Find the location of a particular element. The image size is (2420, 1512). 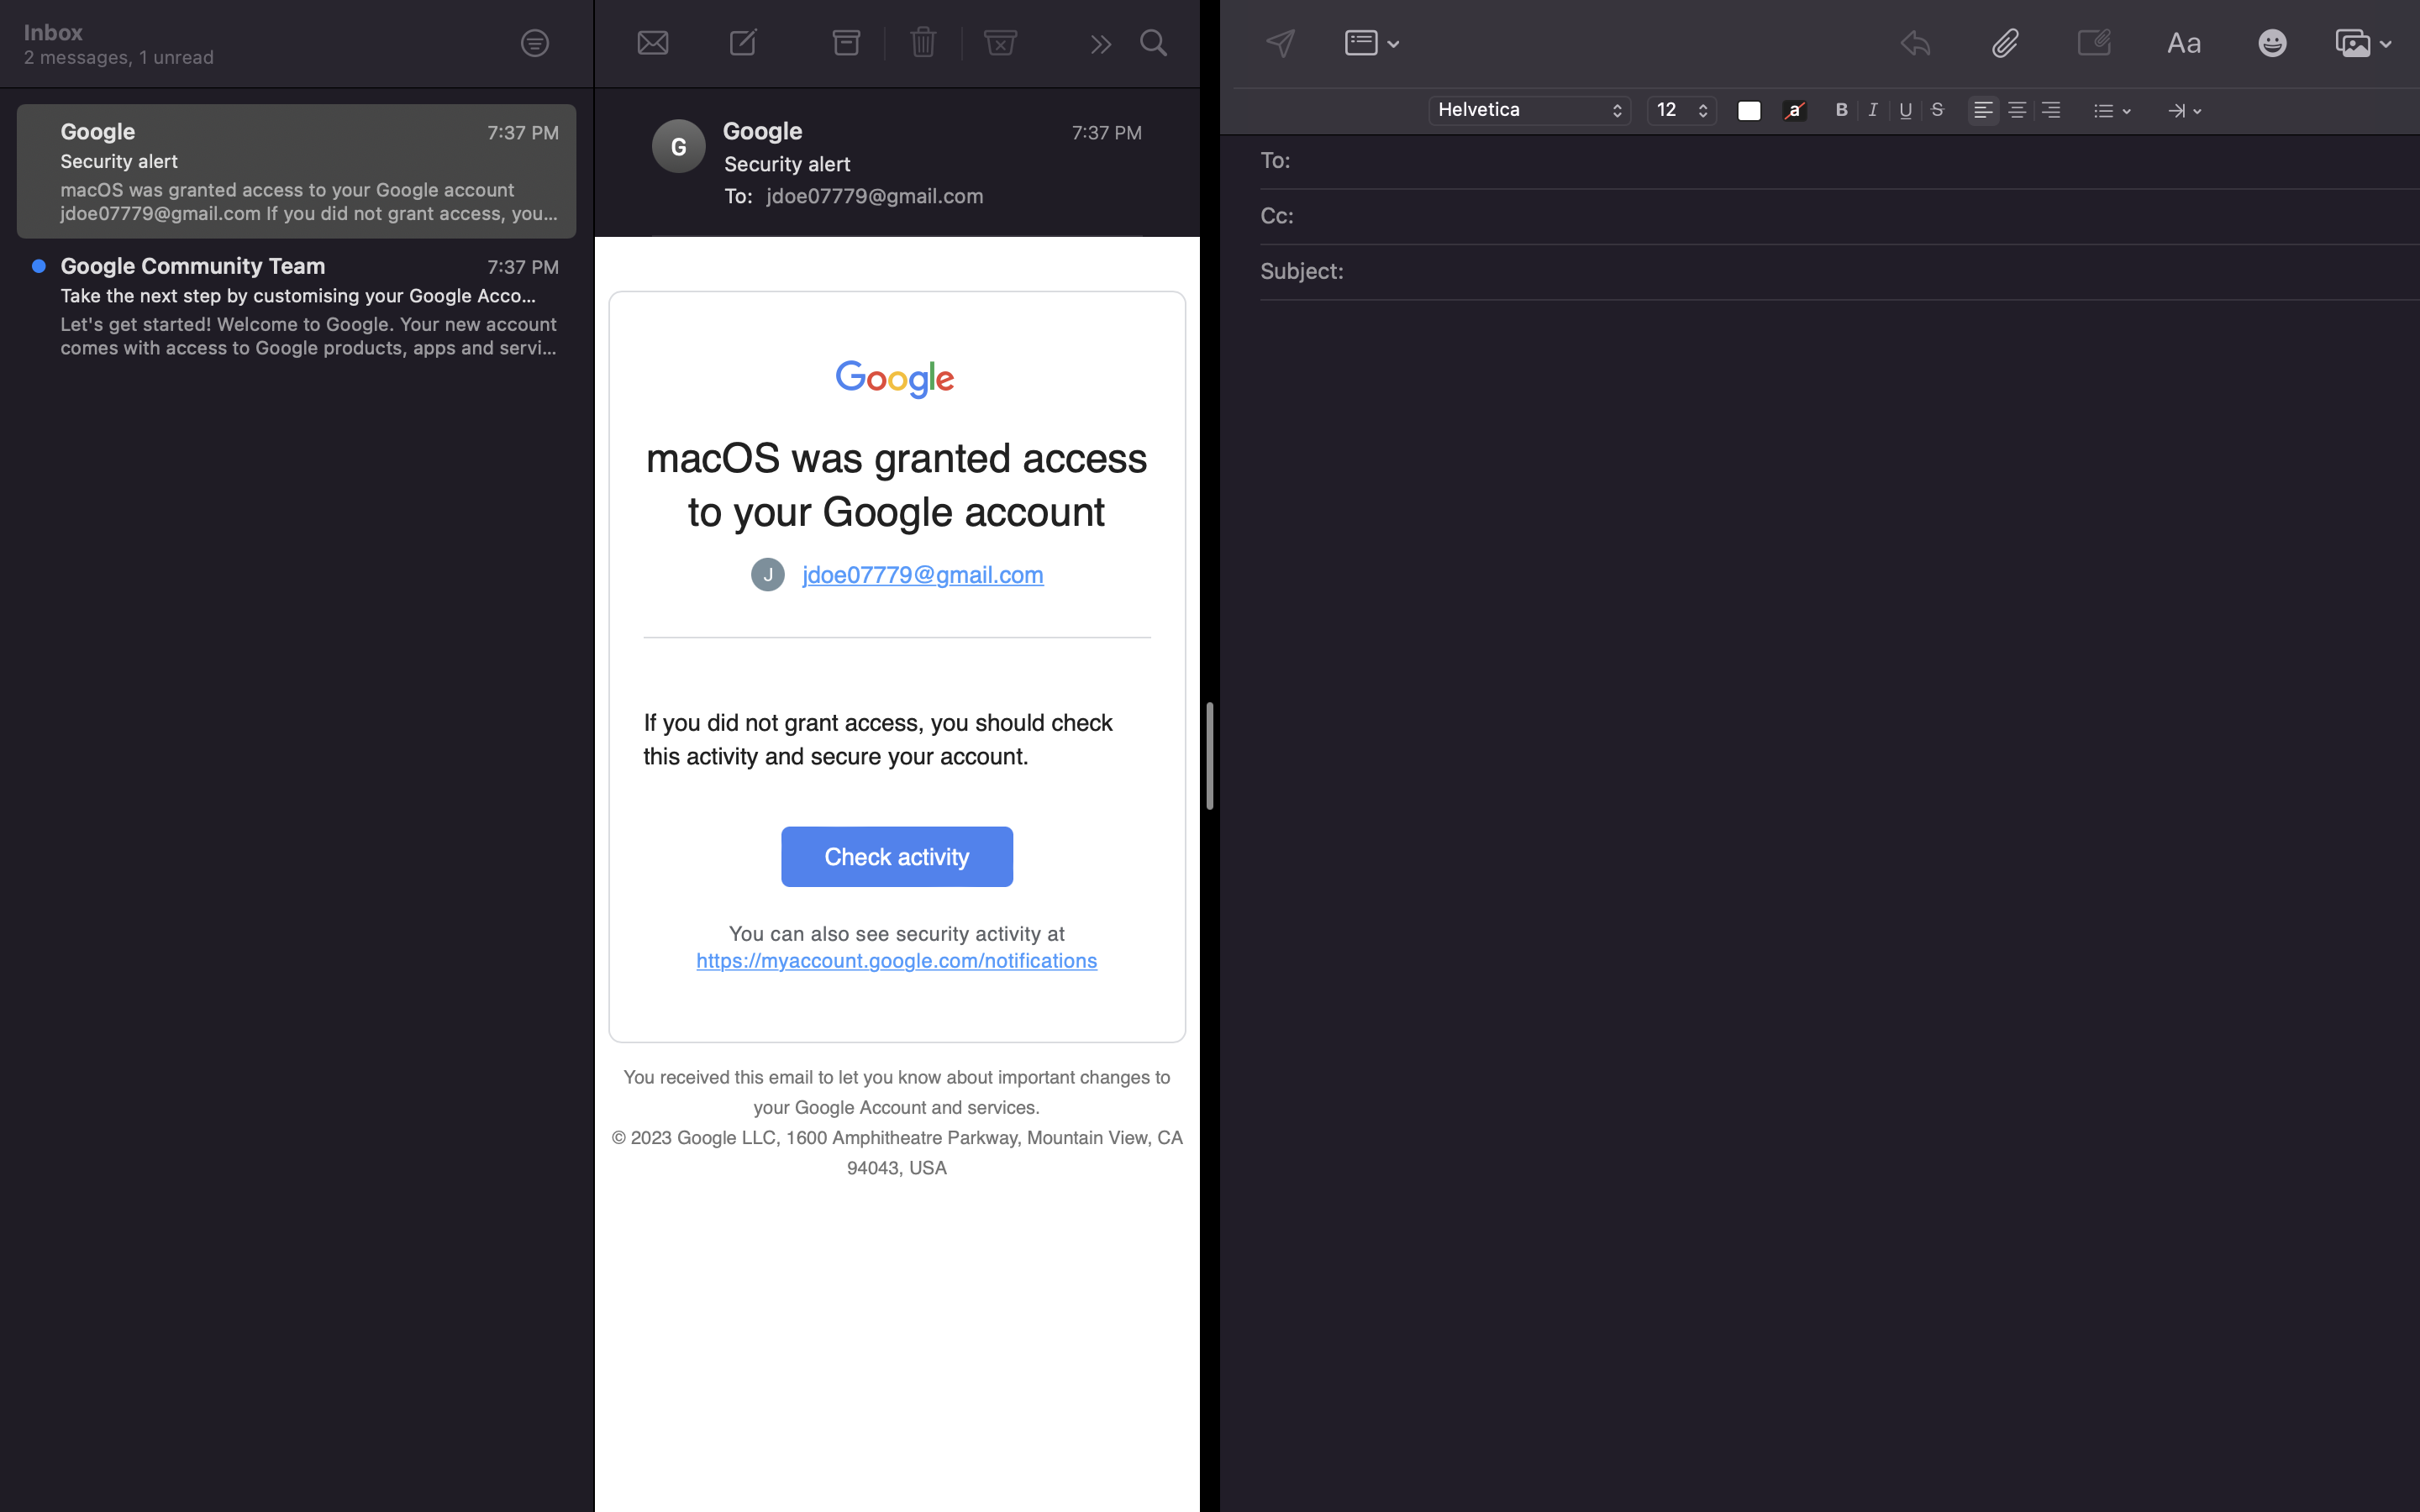

Key in "emily@gmail.com" in the email recepient field is located at coordinates (1854, 162).